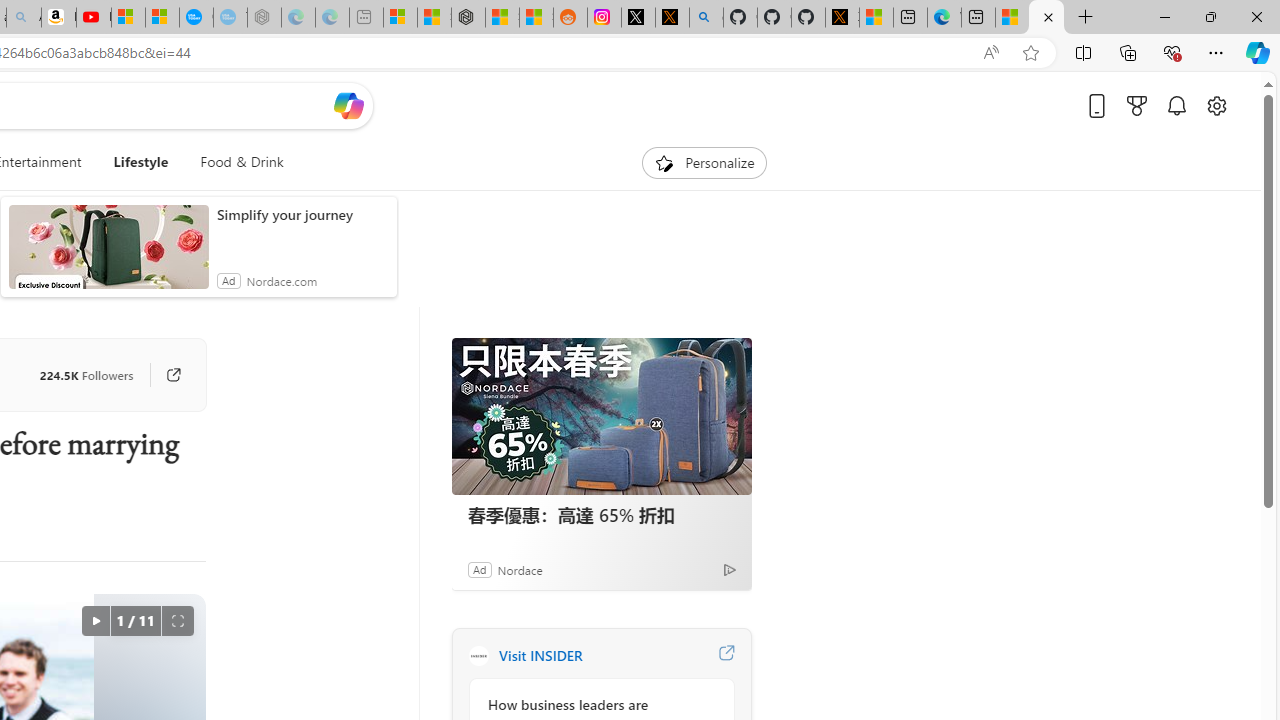 Image resolution: width=1280 pixels, height=720 pixels. Describe the element at coordinates (234, 162) in the screenshot. I see `'Food & Drink'` at that location.